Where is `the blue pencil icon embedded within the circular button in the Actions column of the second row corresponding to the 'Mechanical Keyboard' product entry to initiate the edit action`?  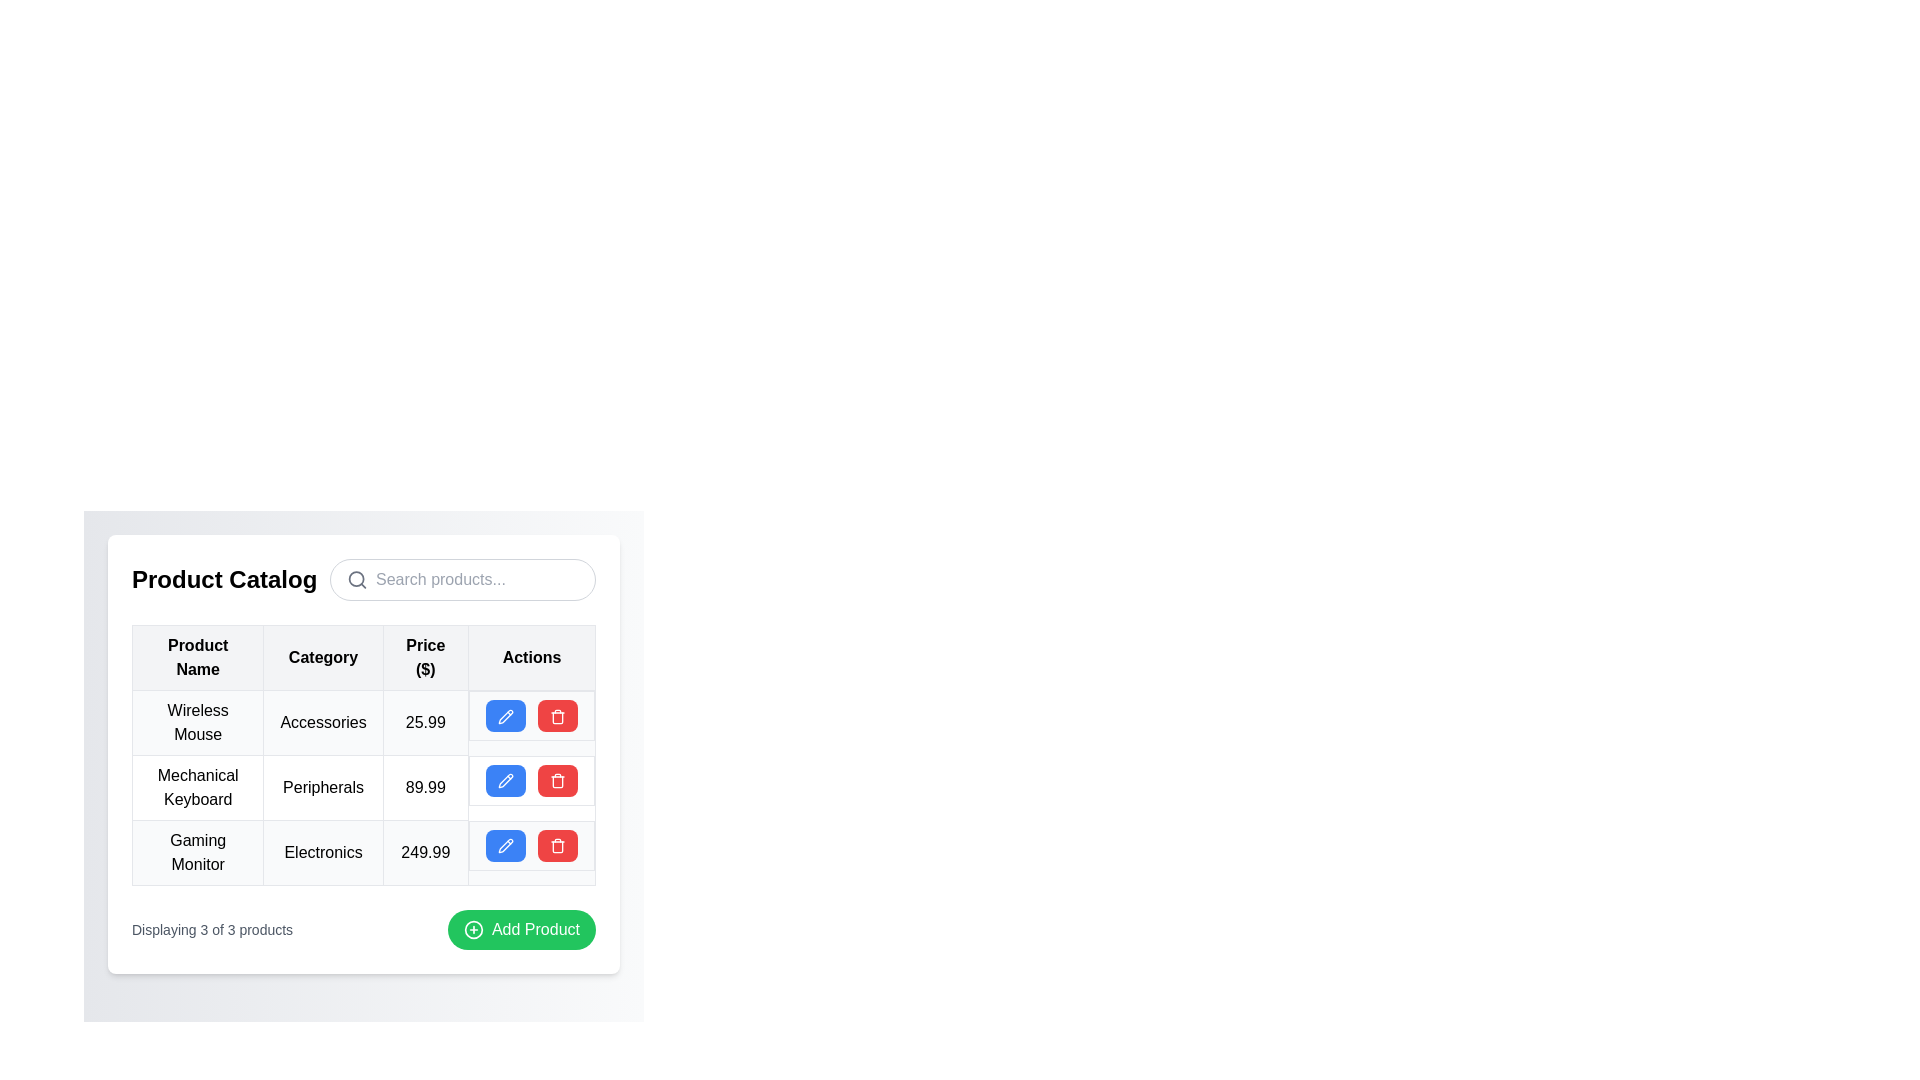 the blue pencil icon embedded within the circular button in the Actions column of the second row corresponding to the 'Mechanical Keyboard' product entry to initiate the edit action is located at coordinates (505, 780).